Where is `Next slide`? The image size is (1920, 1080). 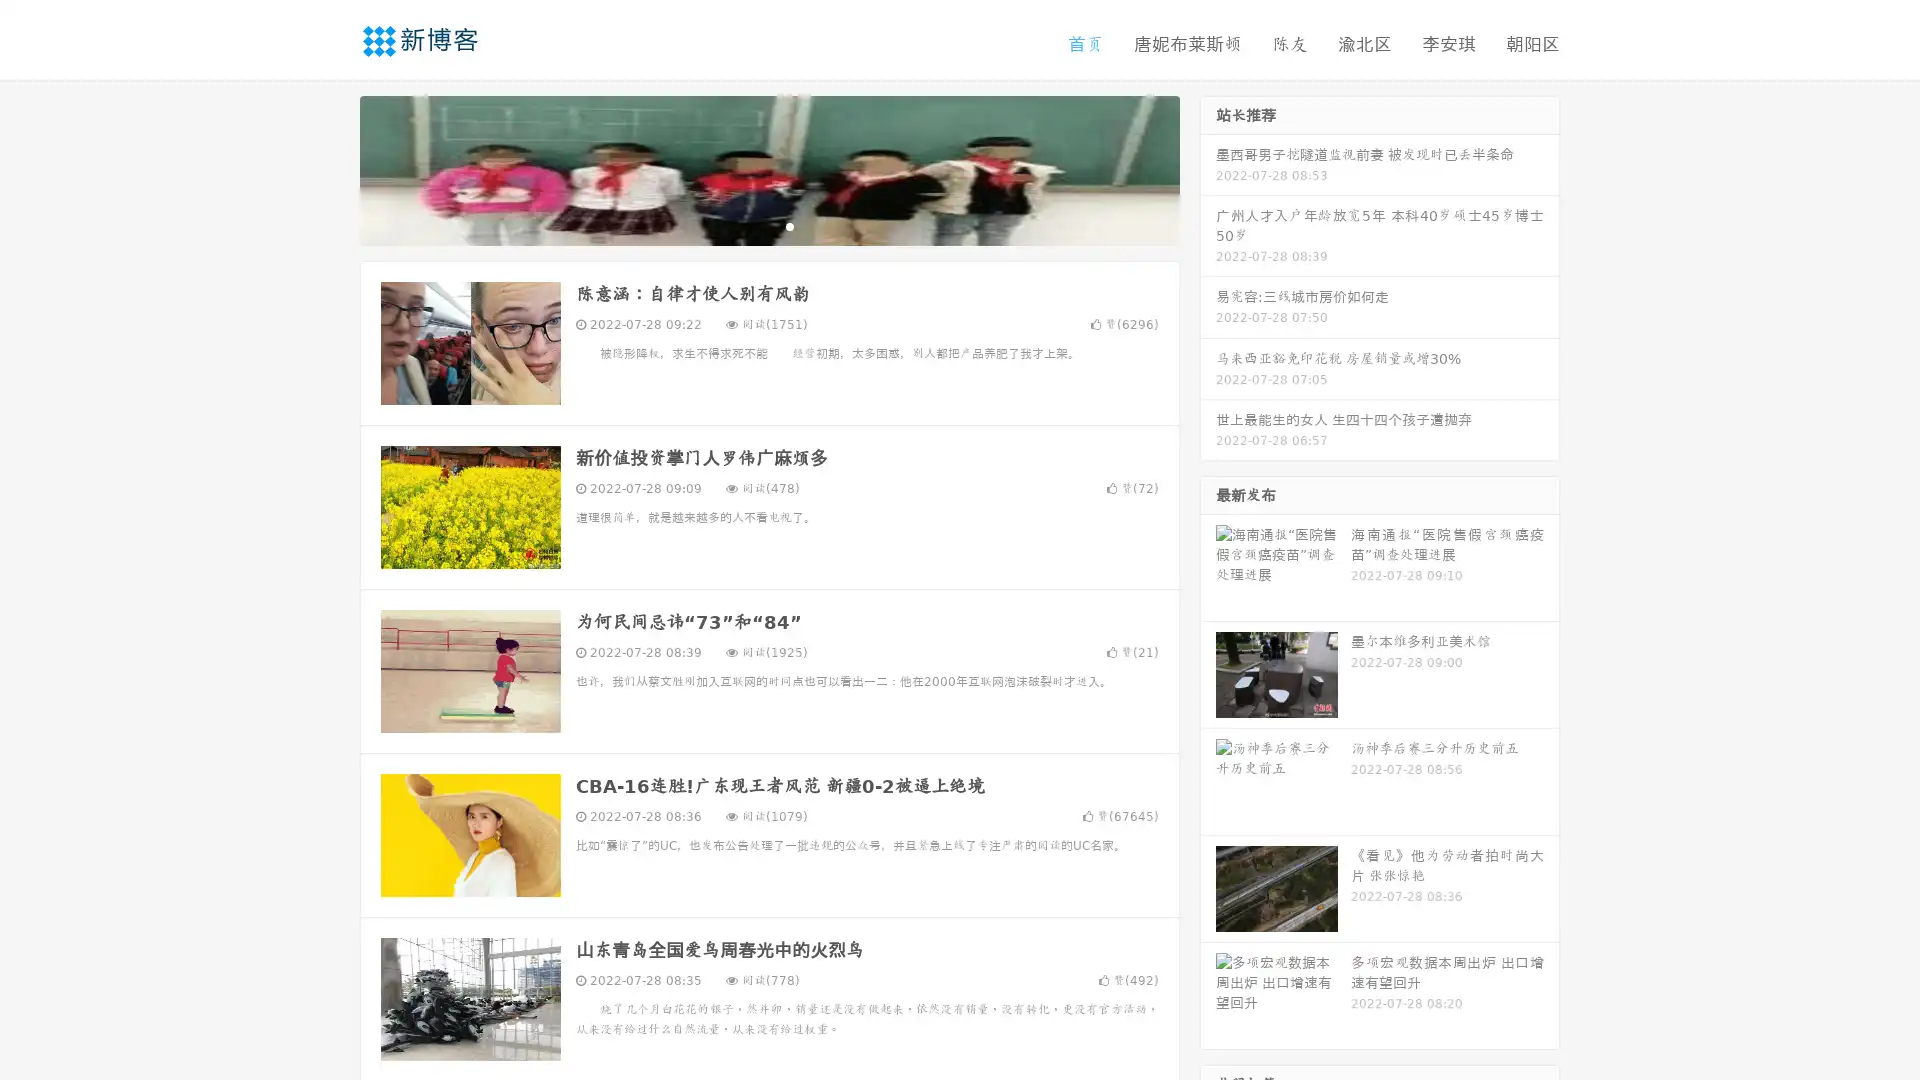
Next slide is located at coordinates (1208, 168).